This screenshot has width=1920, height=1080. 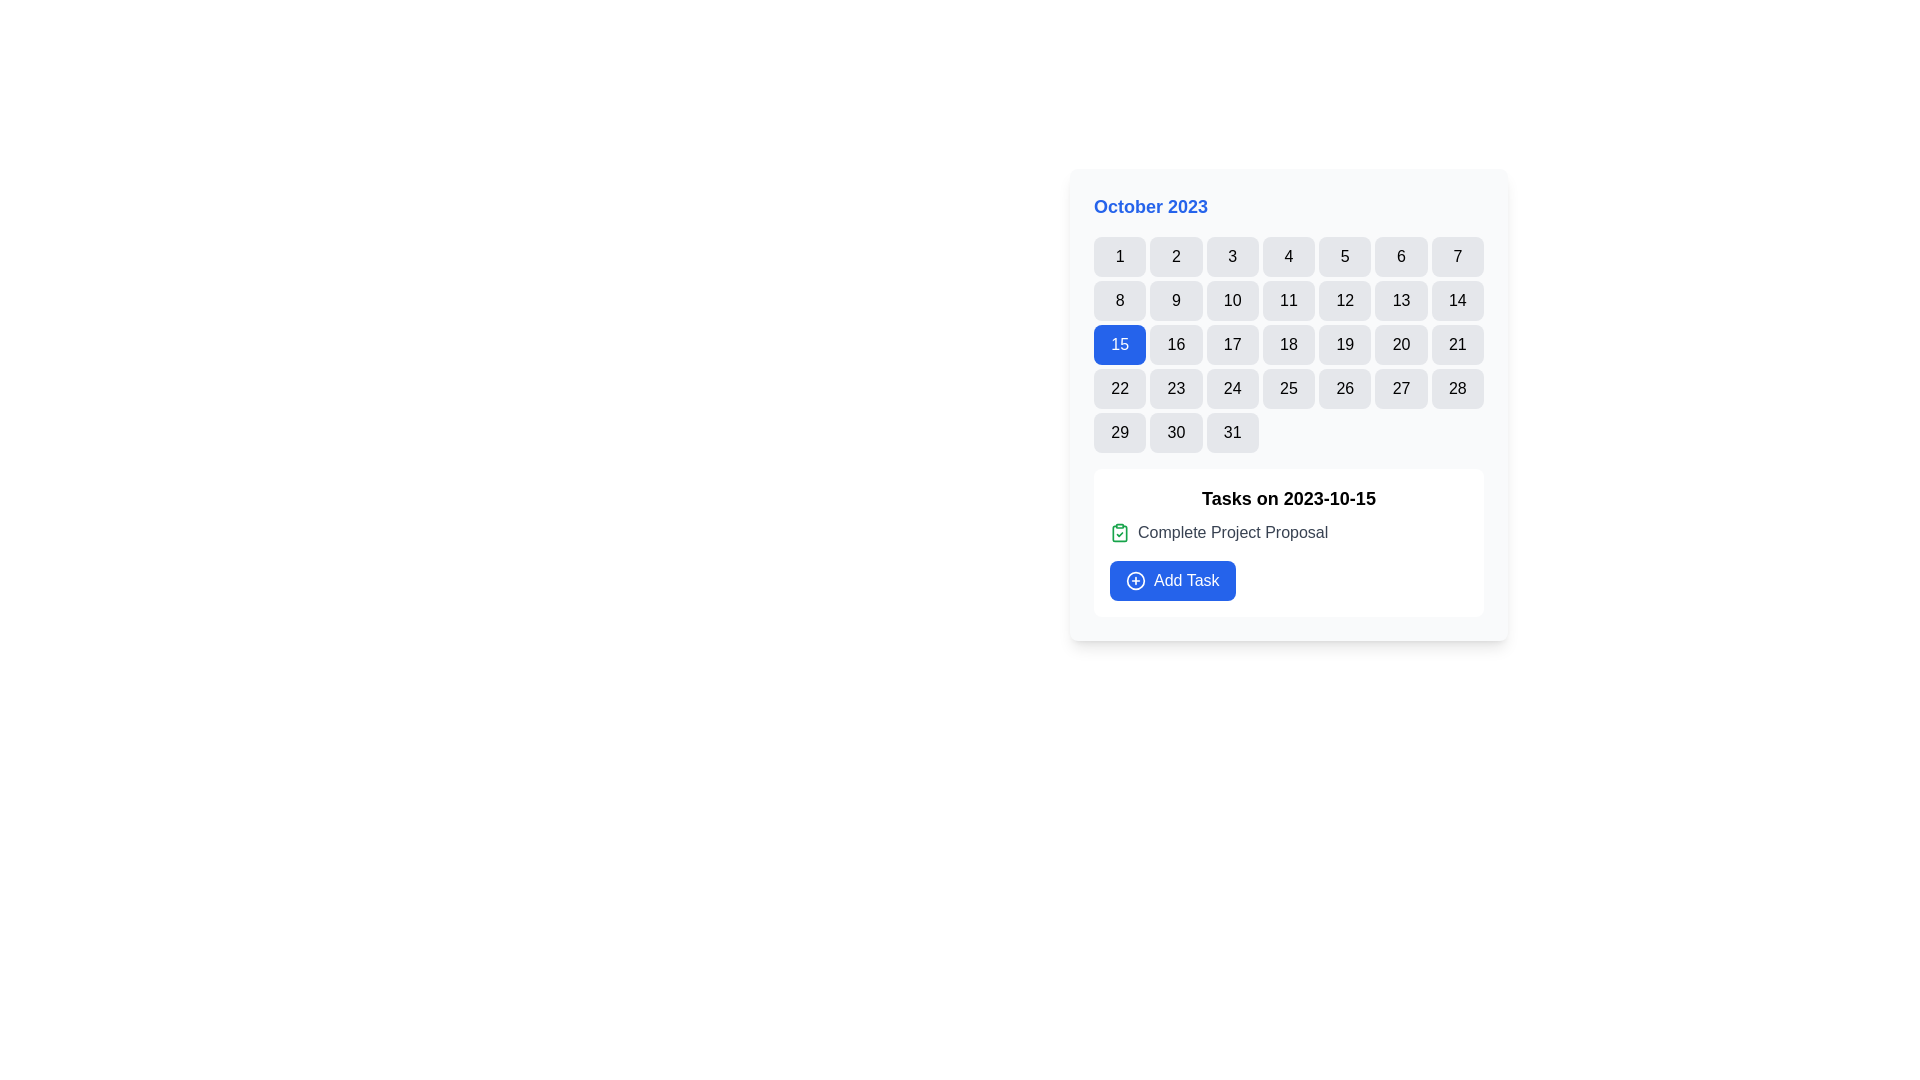 What do you see at coordinates (1287, 256) in the screenshot?
I see `the button representing the calendar day with the number '4'` at bounding box center [1287, 256].